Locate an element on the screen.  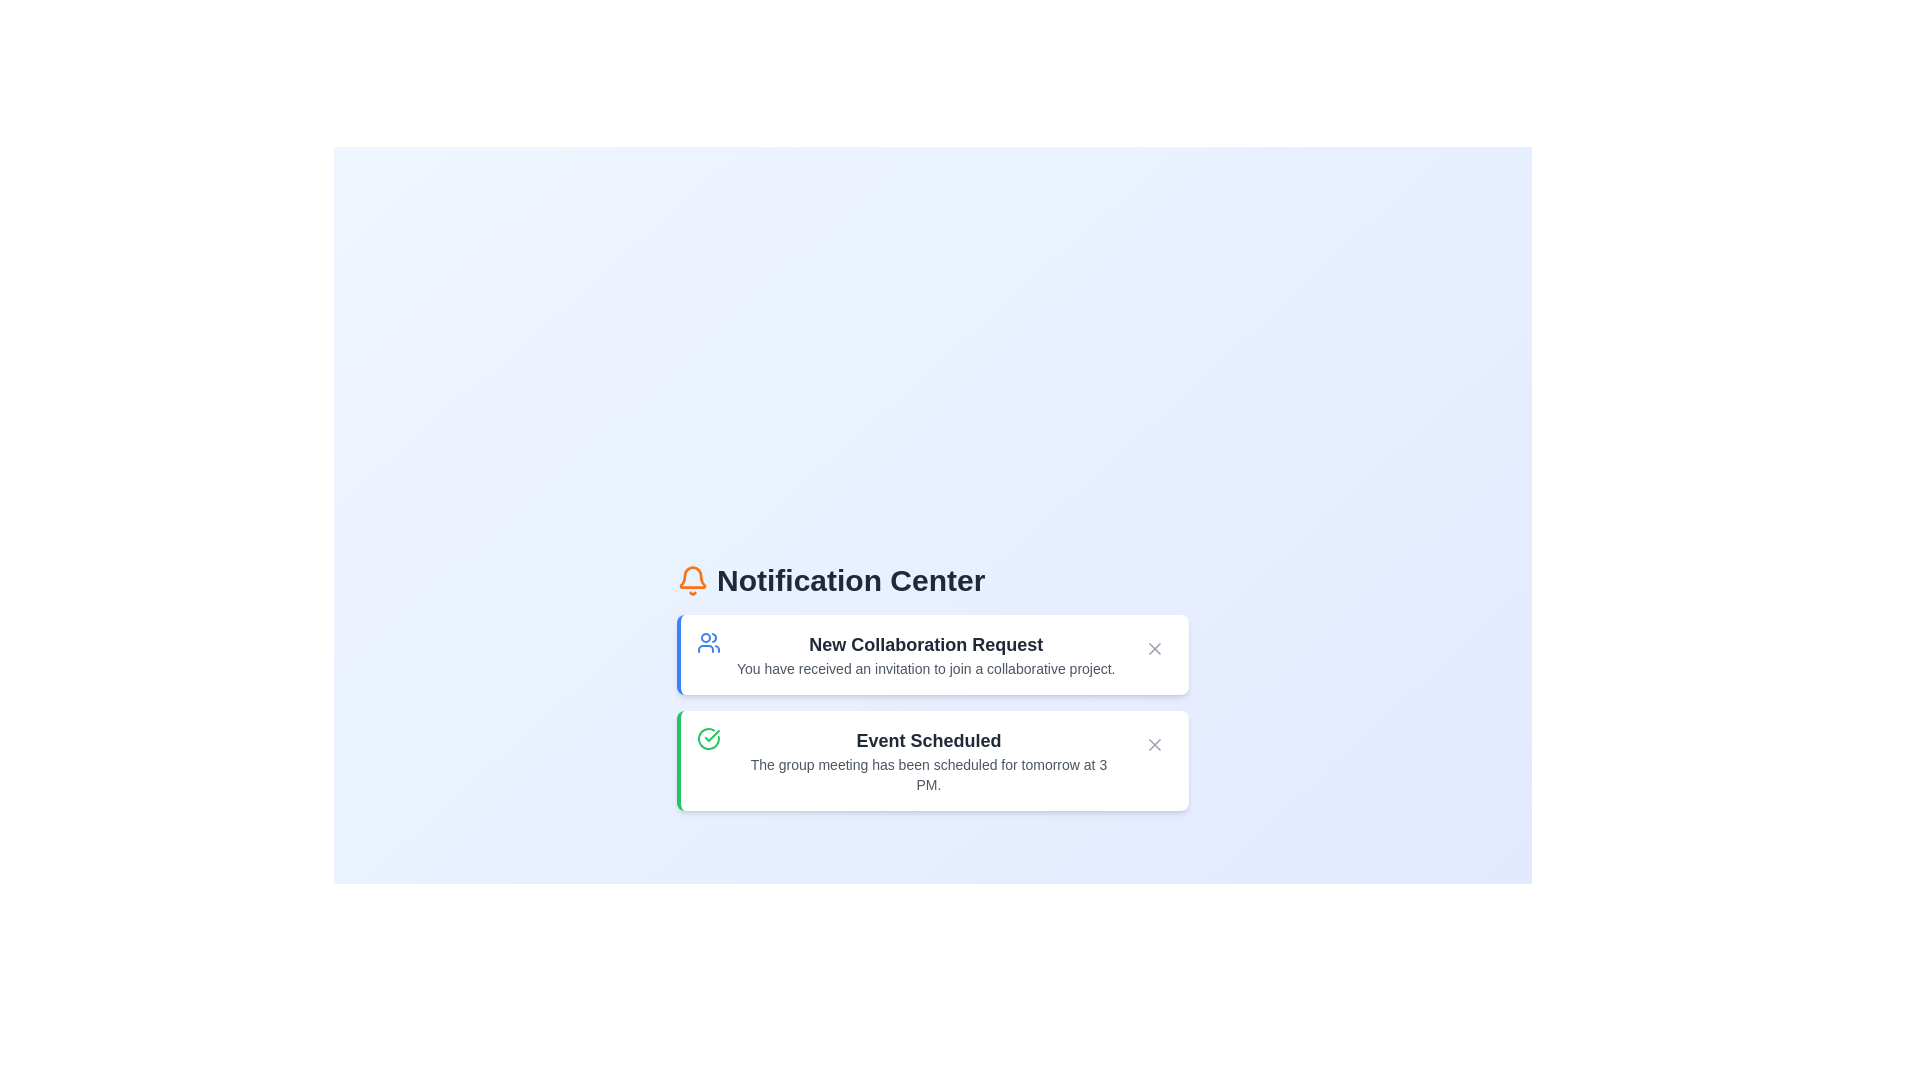
the 'X' mark button icon located in the second notification box labeled 'Event Scheduled' to trigger potential hover effects is located at coordinates (1155, 744).